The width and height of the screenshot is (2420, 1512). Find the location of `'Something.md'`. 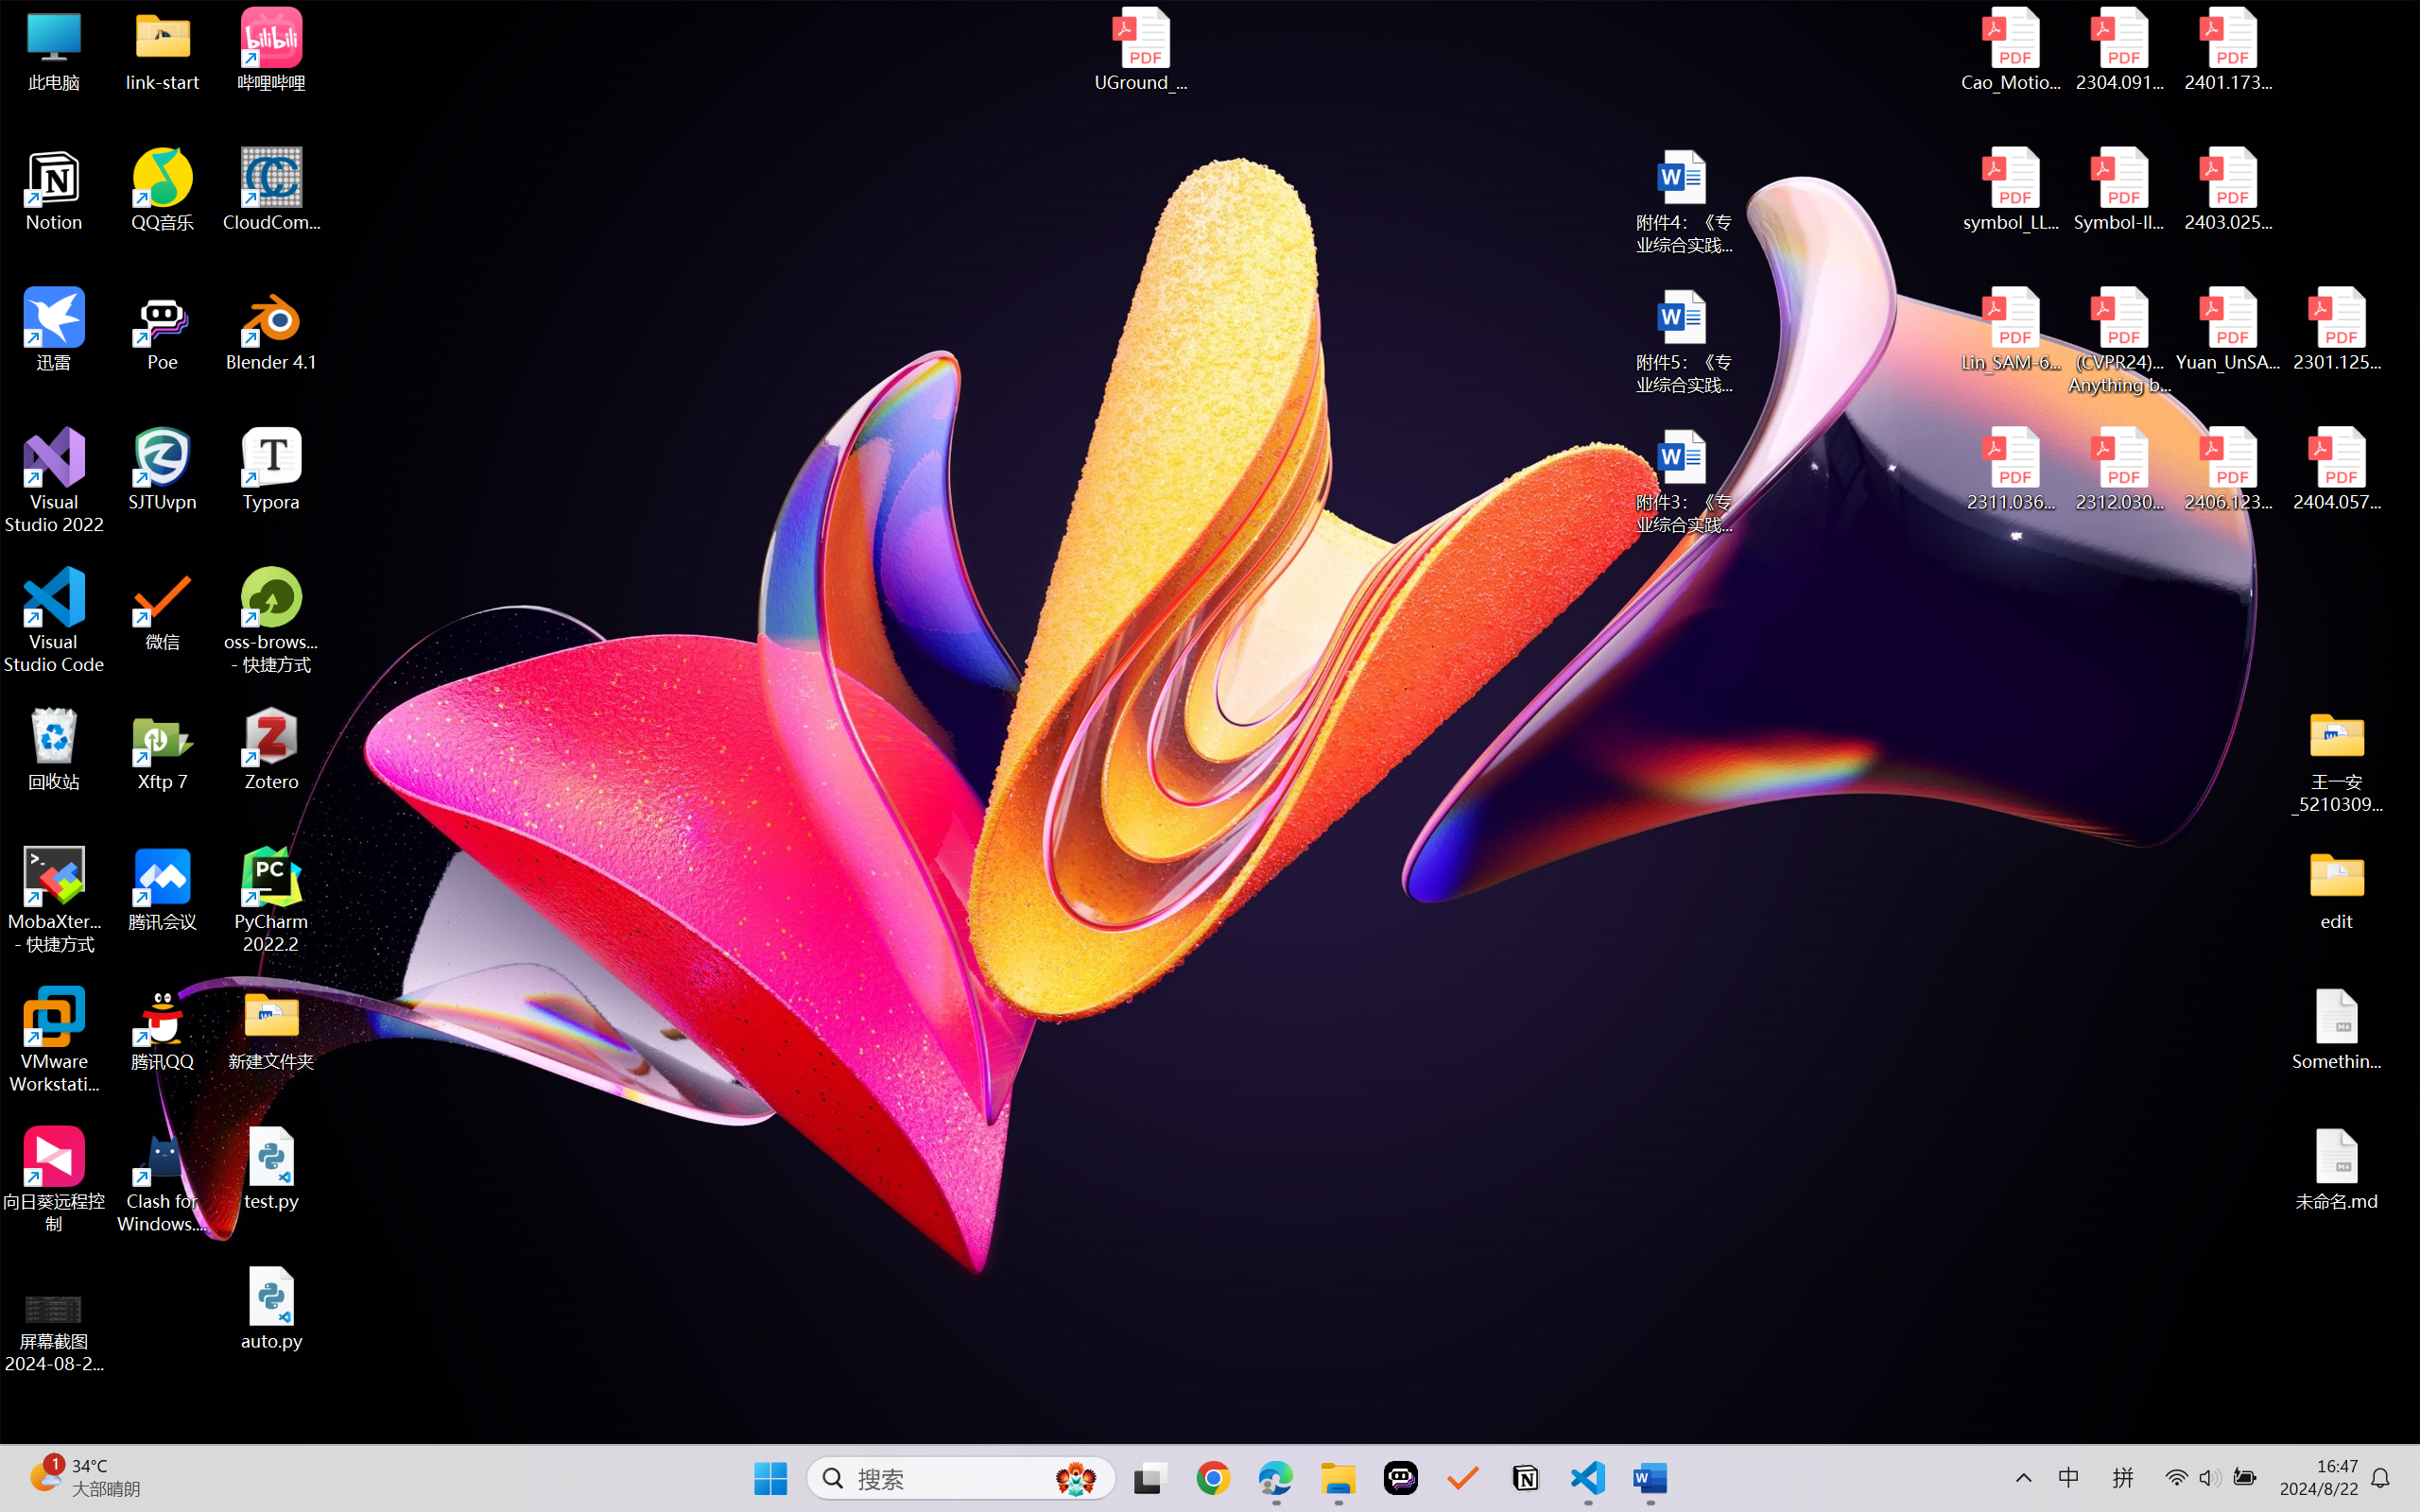

'Something.md' is located at coordinates (2335, 1029).